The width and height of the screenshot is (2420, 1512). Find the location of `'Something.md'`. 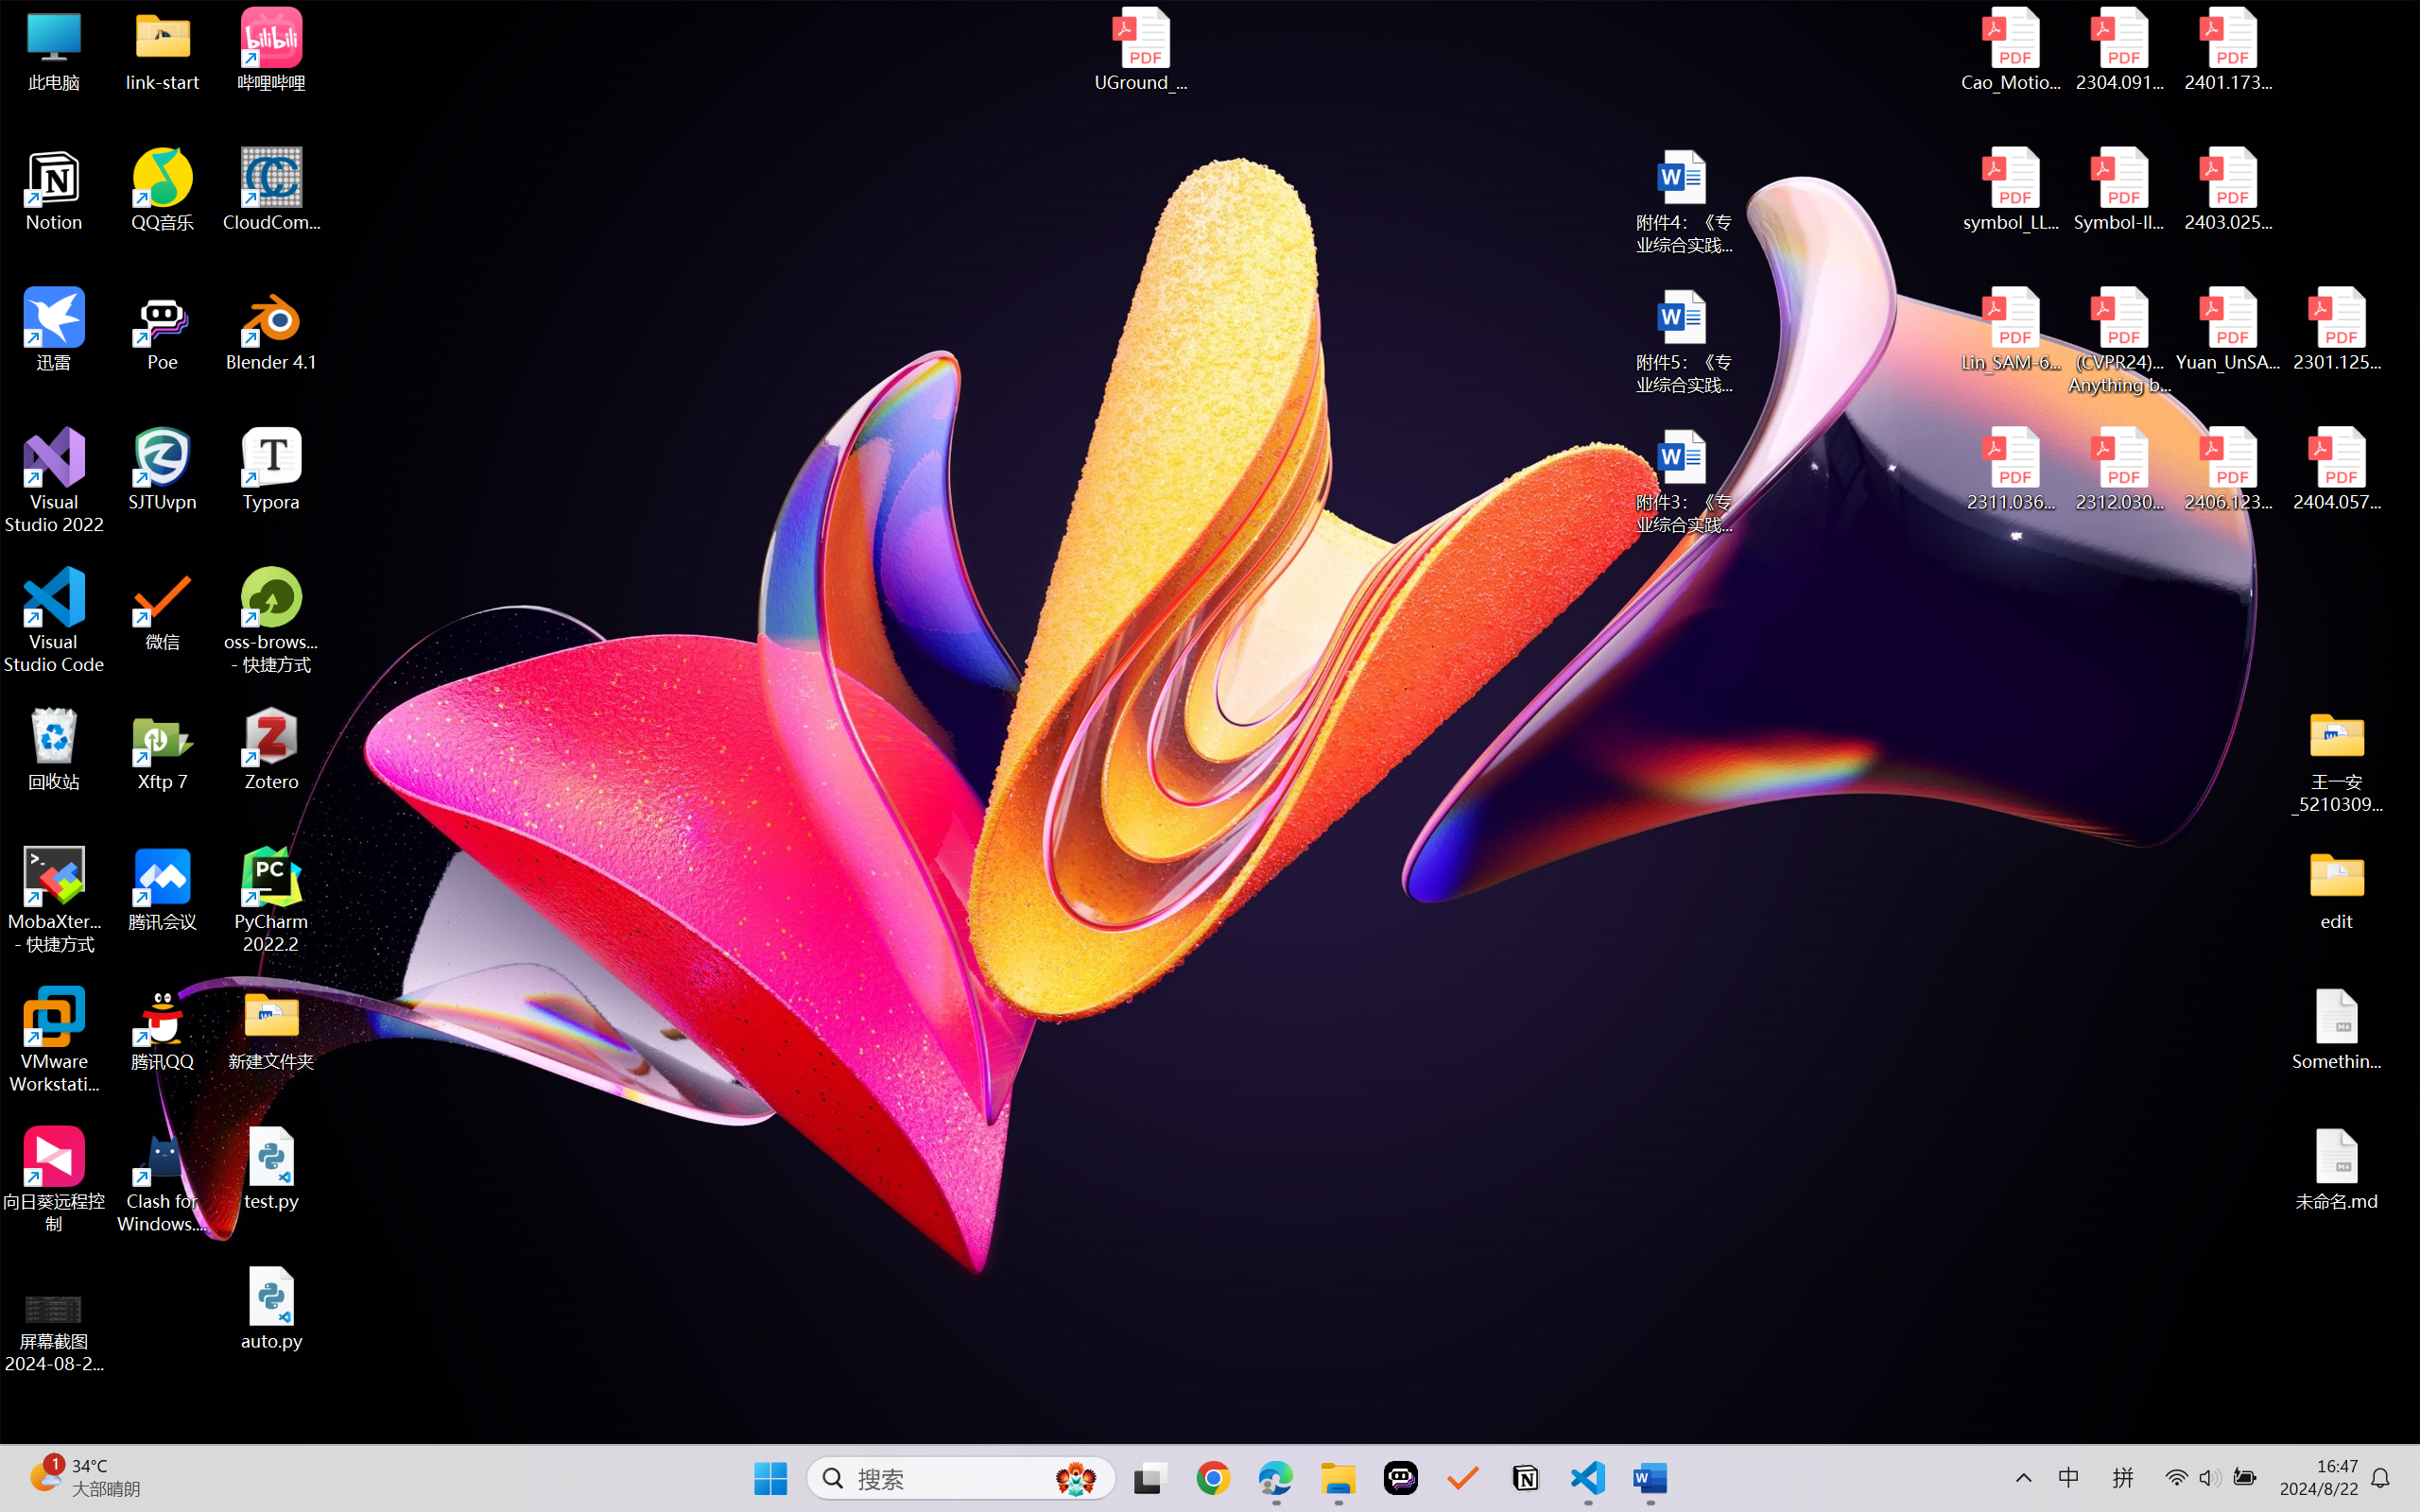

'Something.md' is located at coordinates (2335, 1029).